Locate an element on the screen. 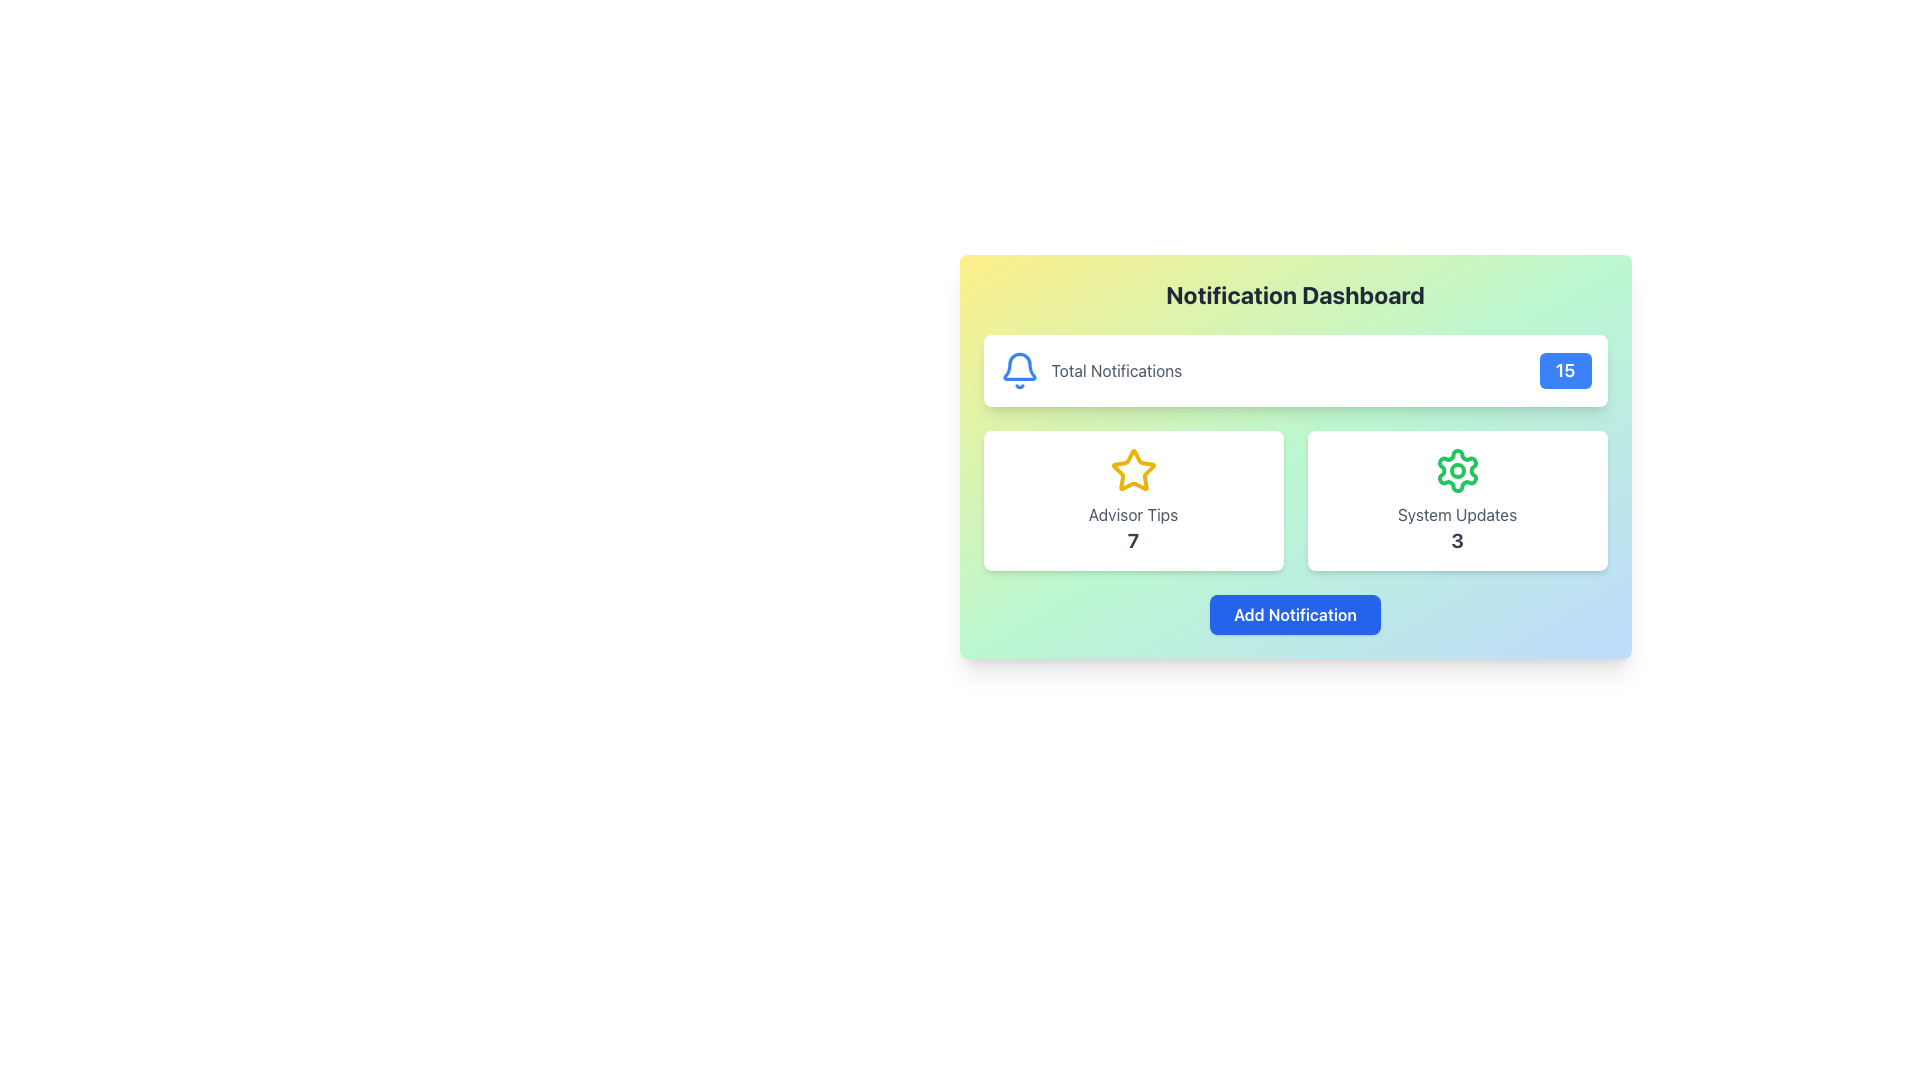 The image size is (1920, 1080). the bold text label displaying the number '3', located below 'System Updates' and styled in dark gray with a larger font size is located at coordinates (1457, 540).